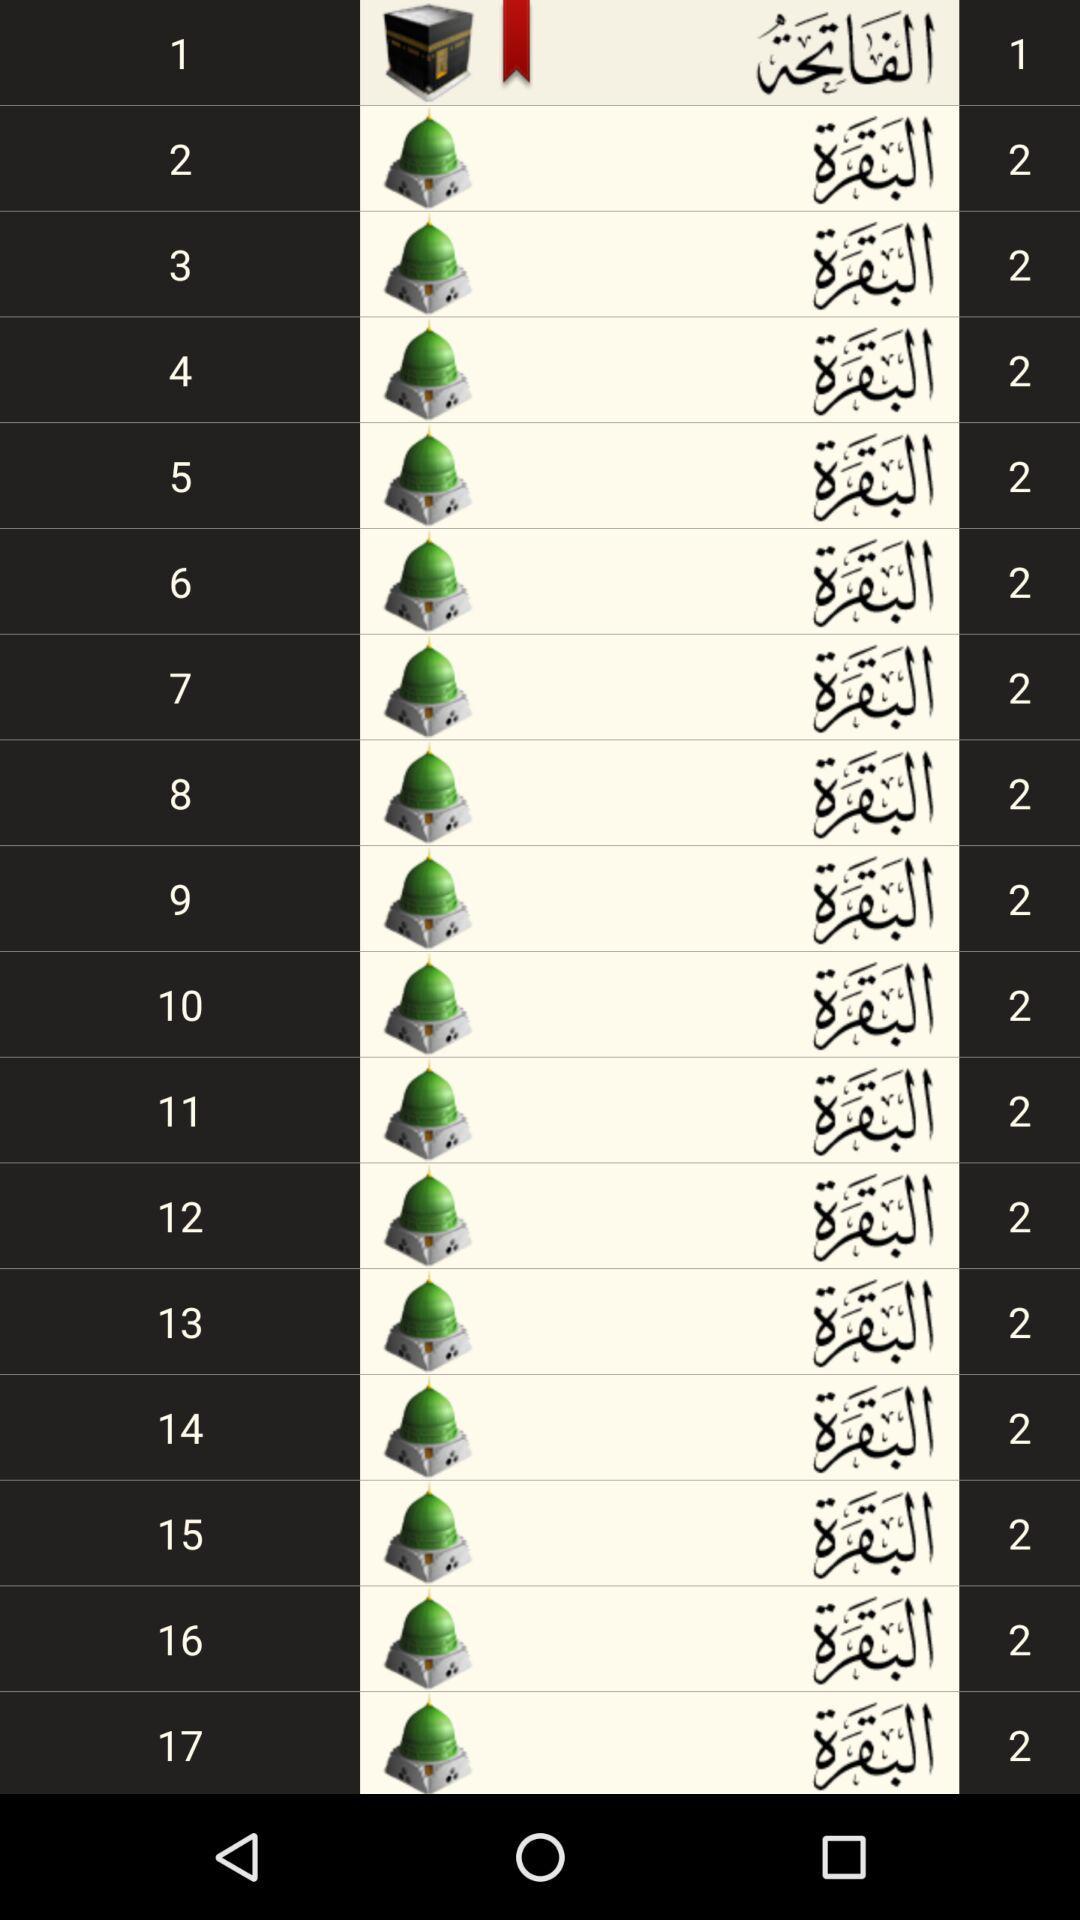  What do you see at coordinates (180, 1004) in the screenshot?
I see `the app below 9 icon` at bounding box center [180, 1004].